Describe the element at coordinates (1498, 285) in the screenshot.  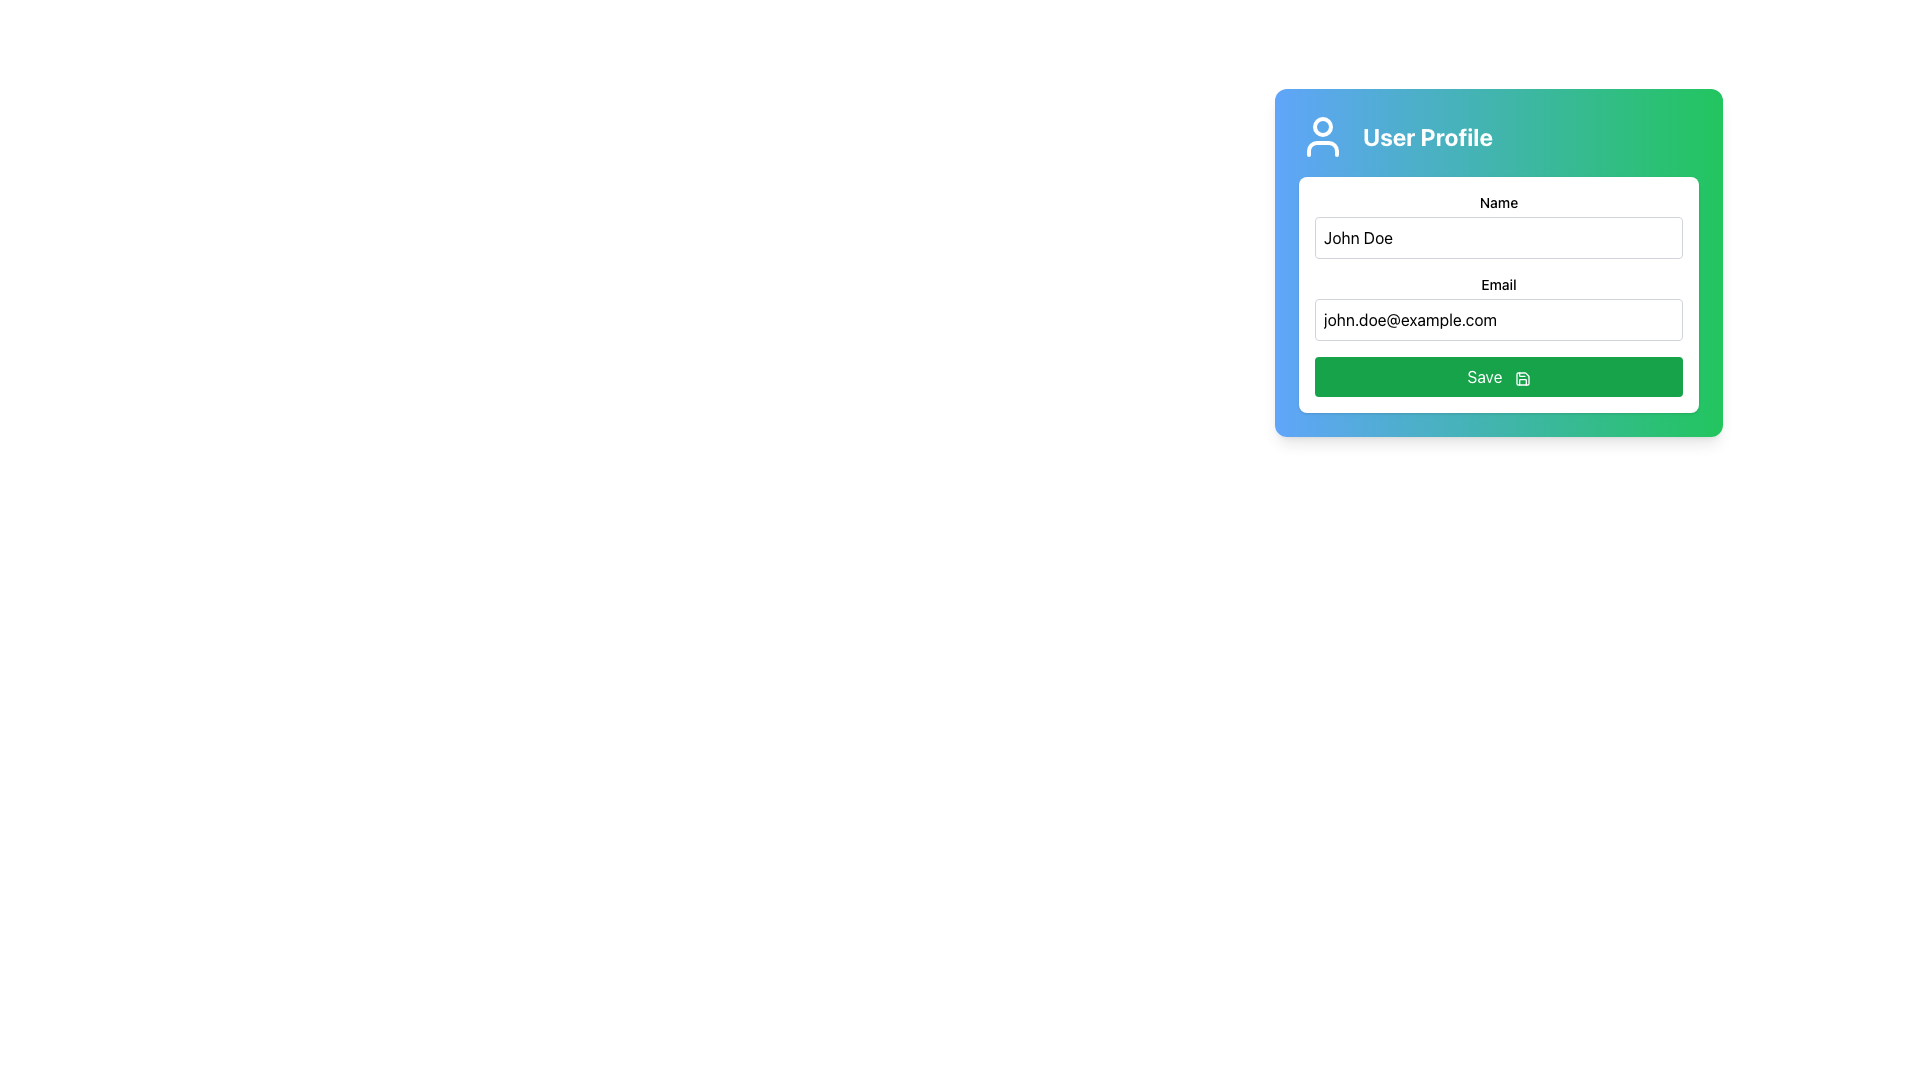
I see `the 'Email' text label, which is styled with a medium font weight and is black, located above the input field in the 'User Profile' form` at that location.